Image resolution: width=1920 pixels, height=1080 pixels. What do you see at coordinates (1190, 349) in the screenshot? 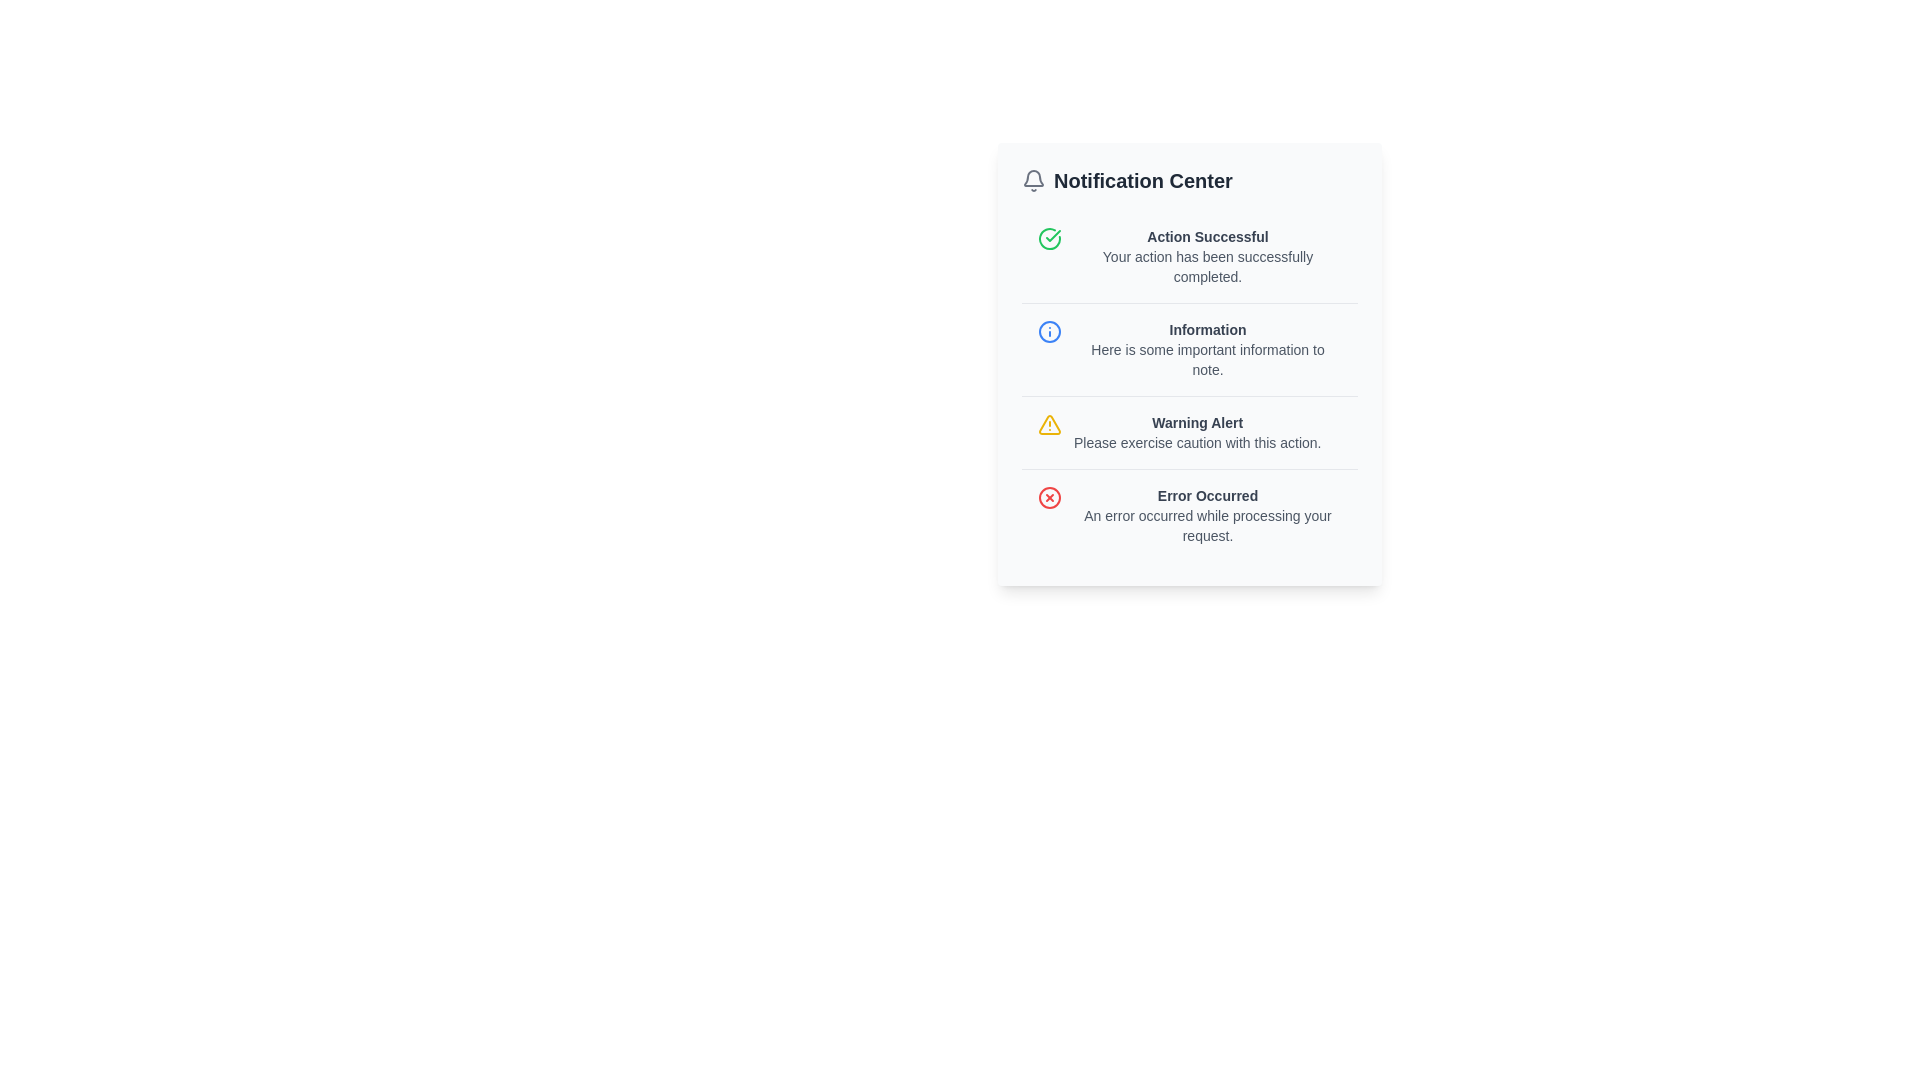
I see `the second notification box that conveys non-critical information, located beneath 'Action Successful' and above 'Warning Alert'` at bounding box center [1190, 349].